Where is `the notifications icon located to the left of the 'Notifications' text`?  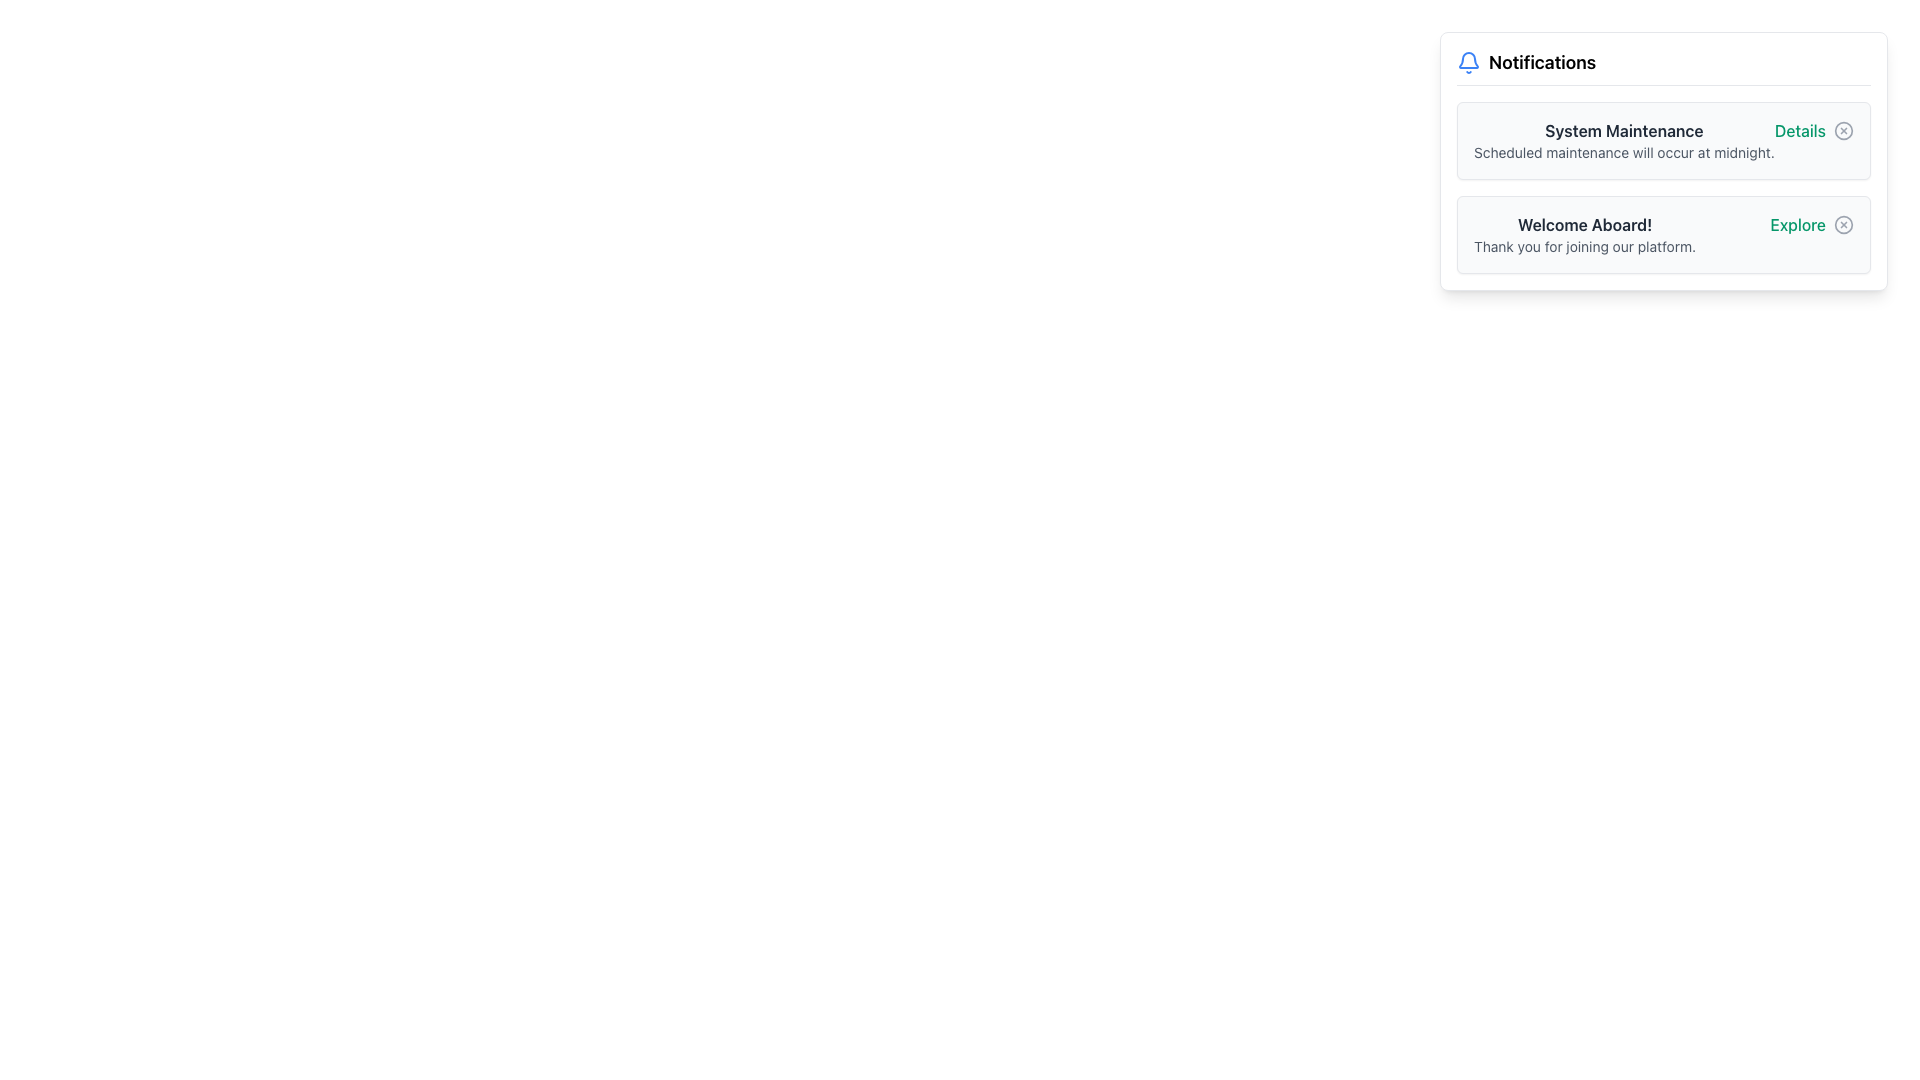
the notifications icon located to the left of the 'Notifications' text is located at coordinates (1468, 61).